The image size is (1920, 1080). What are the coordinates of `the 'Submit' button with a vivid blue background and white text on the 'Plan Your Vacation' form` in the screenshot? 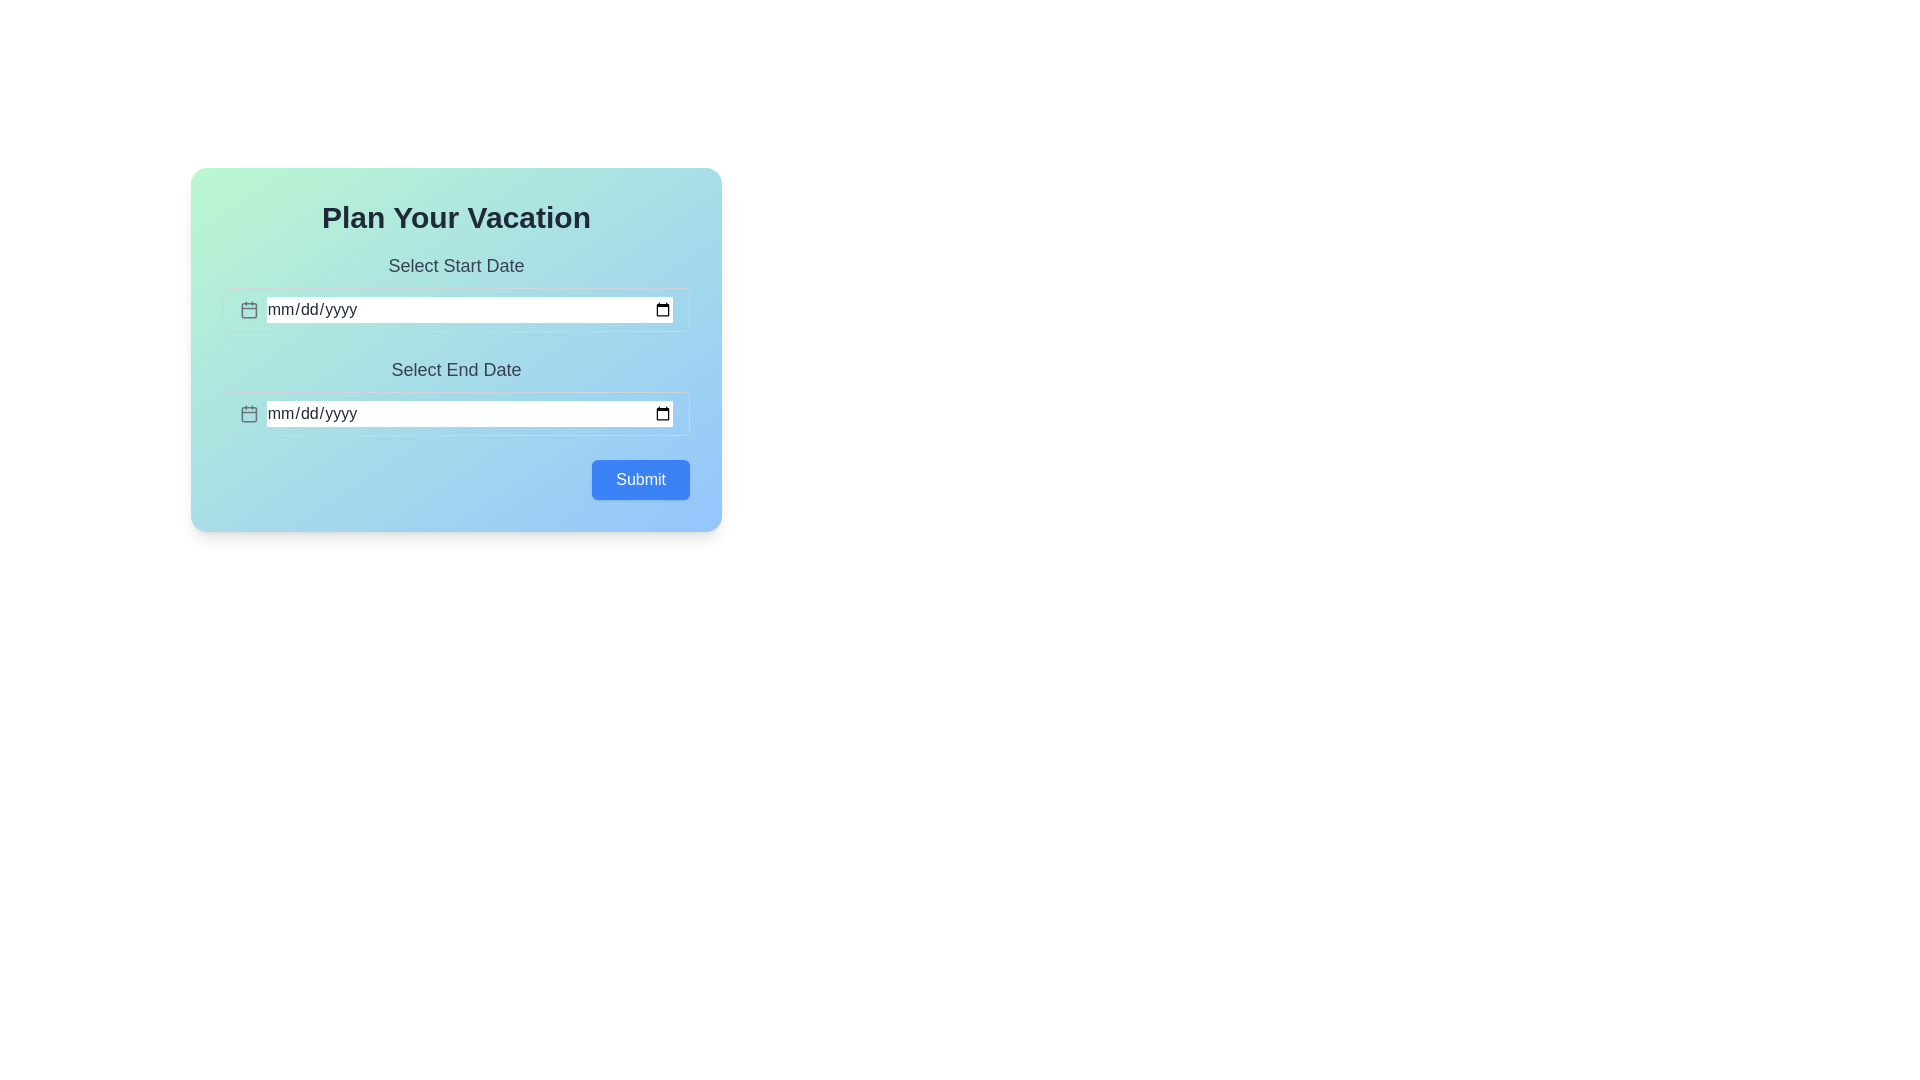 It's located at (641, 479).